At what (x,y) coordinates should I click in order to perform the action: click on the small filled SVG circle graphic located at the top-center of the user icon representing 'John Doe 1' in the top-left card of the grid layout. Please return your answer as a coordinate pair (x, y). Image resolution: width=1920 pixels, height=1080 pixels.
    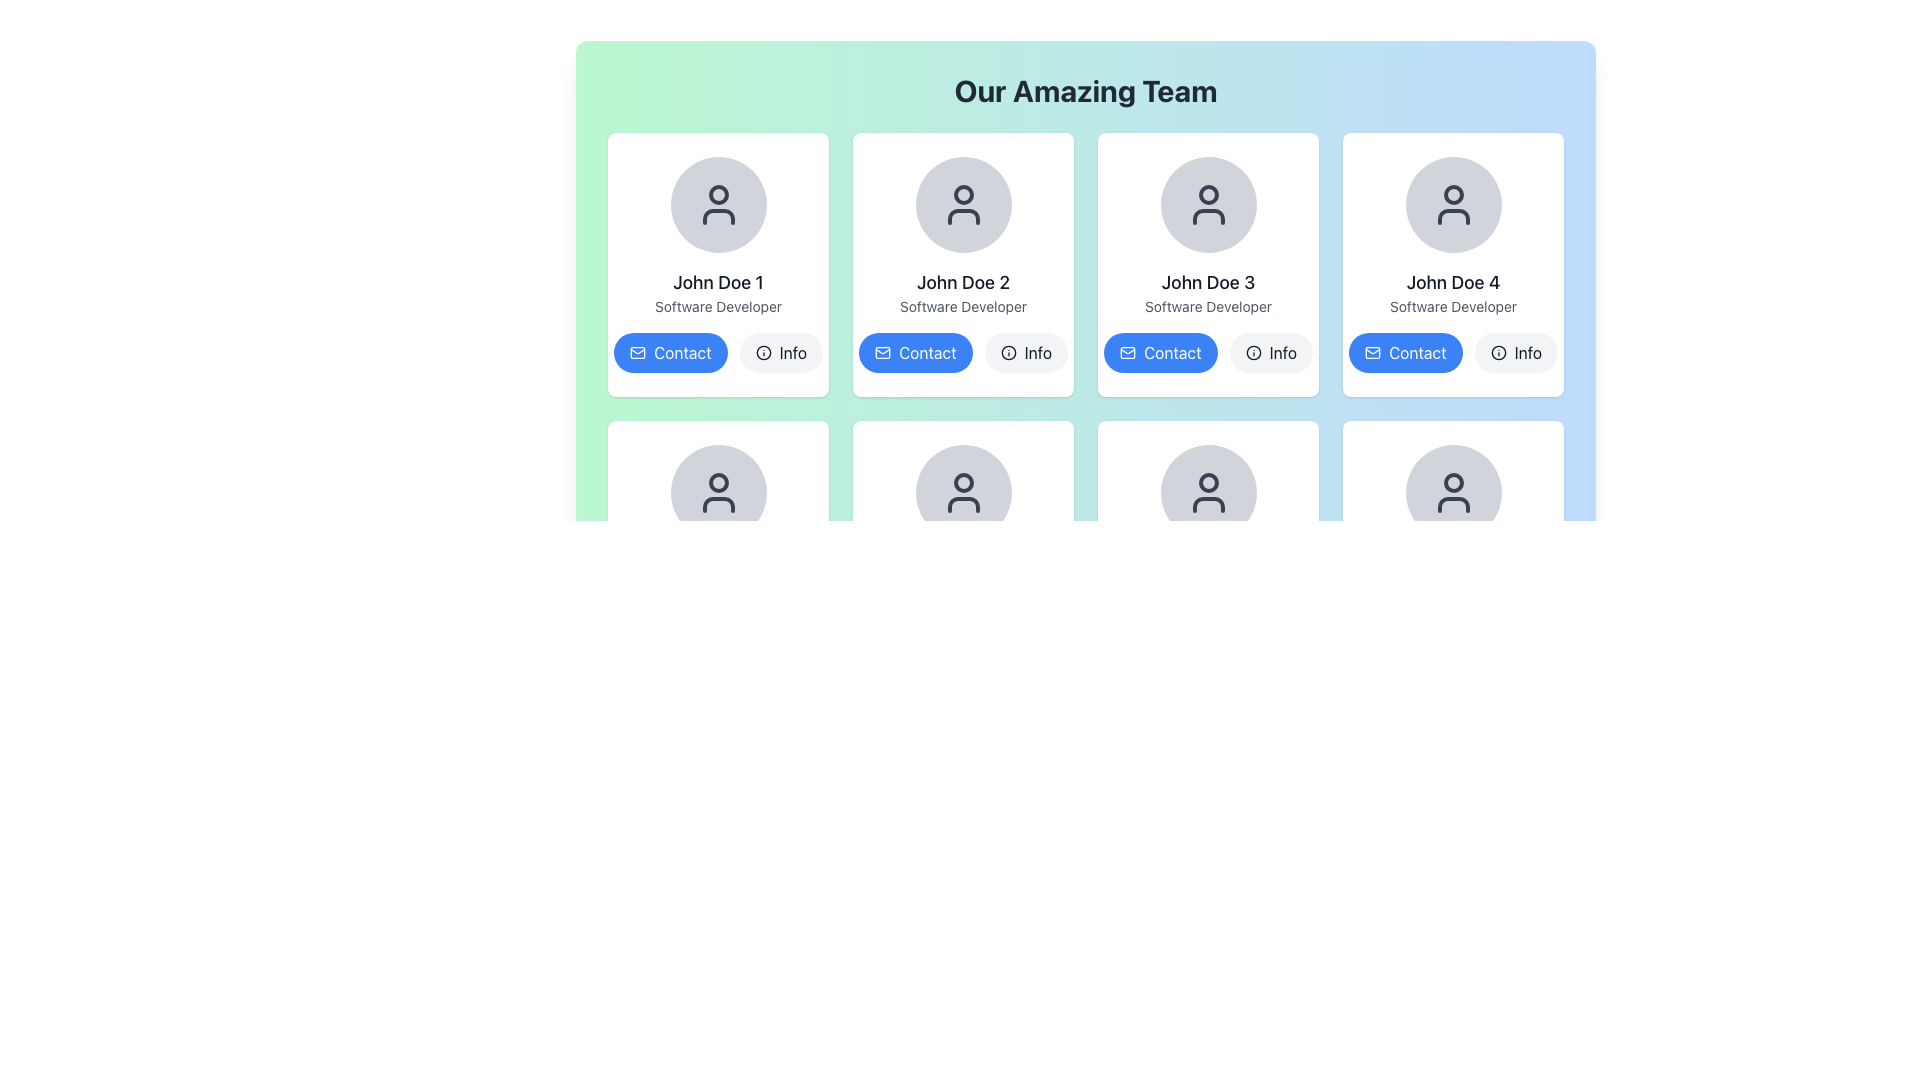
    Looking at the image, I should click on (718, 195).